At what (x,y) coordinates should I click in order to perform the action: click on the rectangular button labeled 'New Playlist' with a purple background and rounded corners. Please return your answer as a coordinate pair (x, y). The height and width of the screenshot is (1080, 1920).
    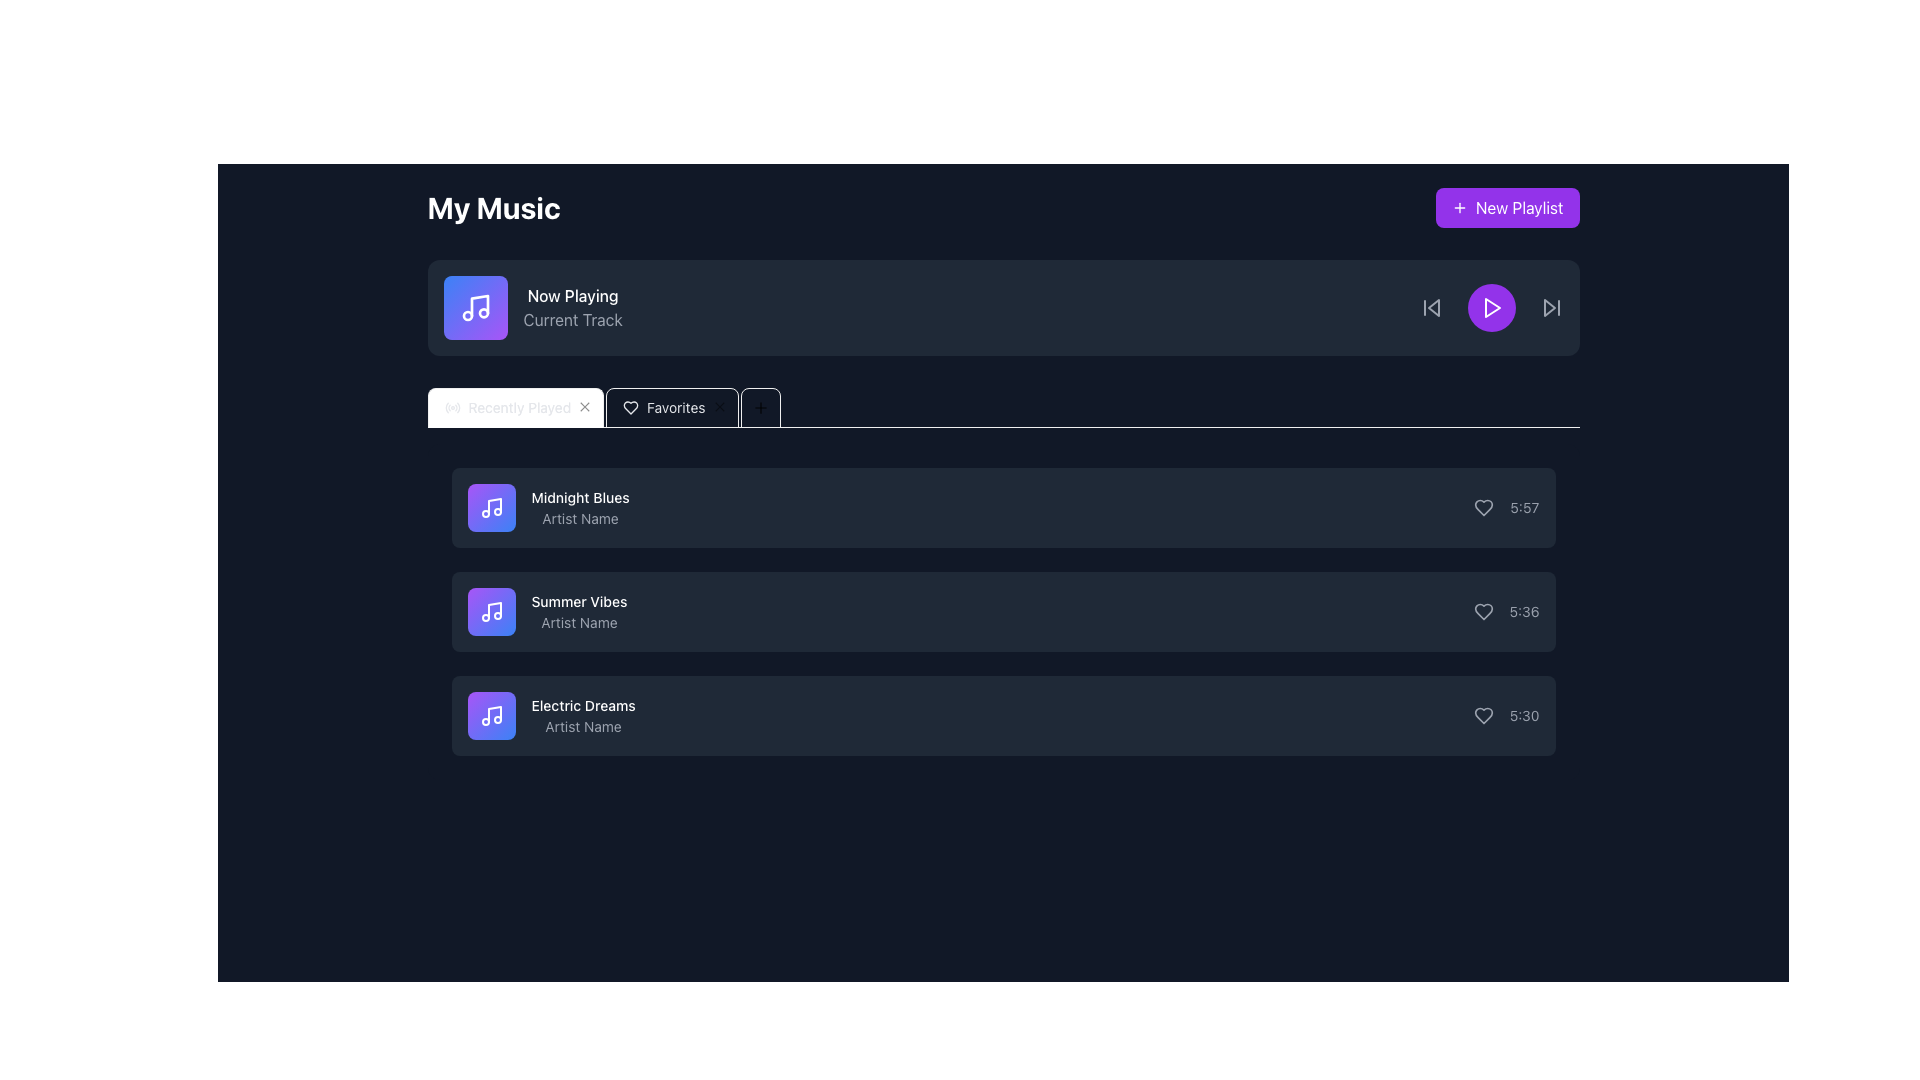
    Looking at the image, I should click on (1507, 208).